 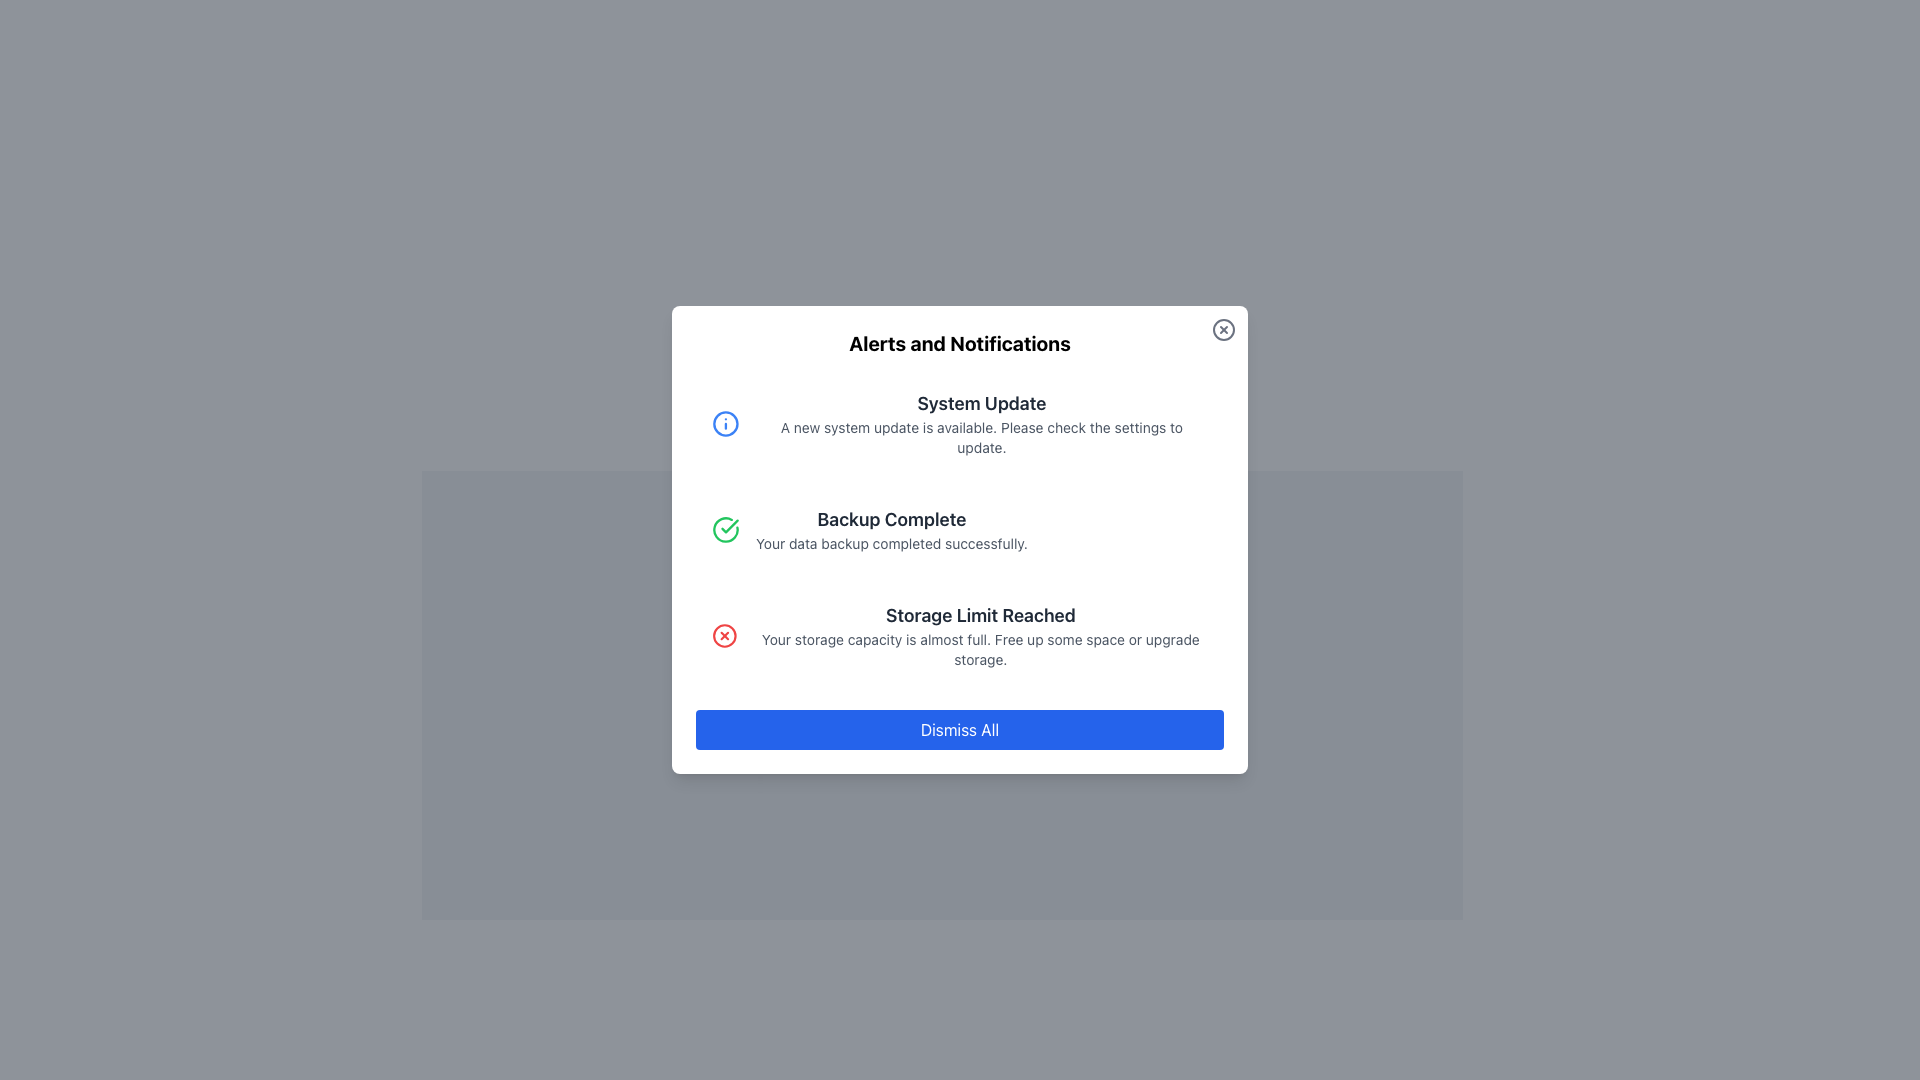 I want to click on message in the Text Block located beneath the 'Storage Limit Reached' heading in the notification panel, so click(x=980, y=650).